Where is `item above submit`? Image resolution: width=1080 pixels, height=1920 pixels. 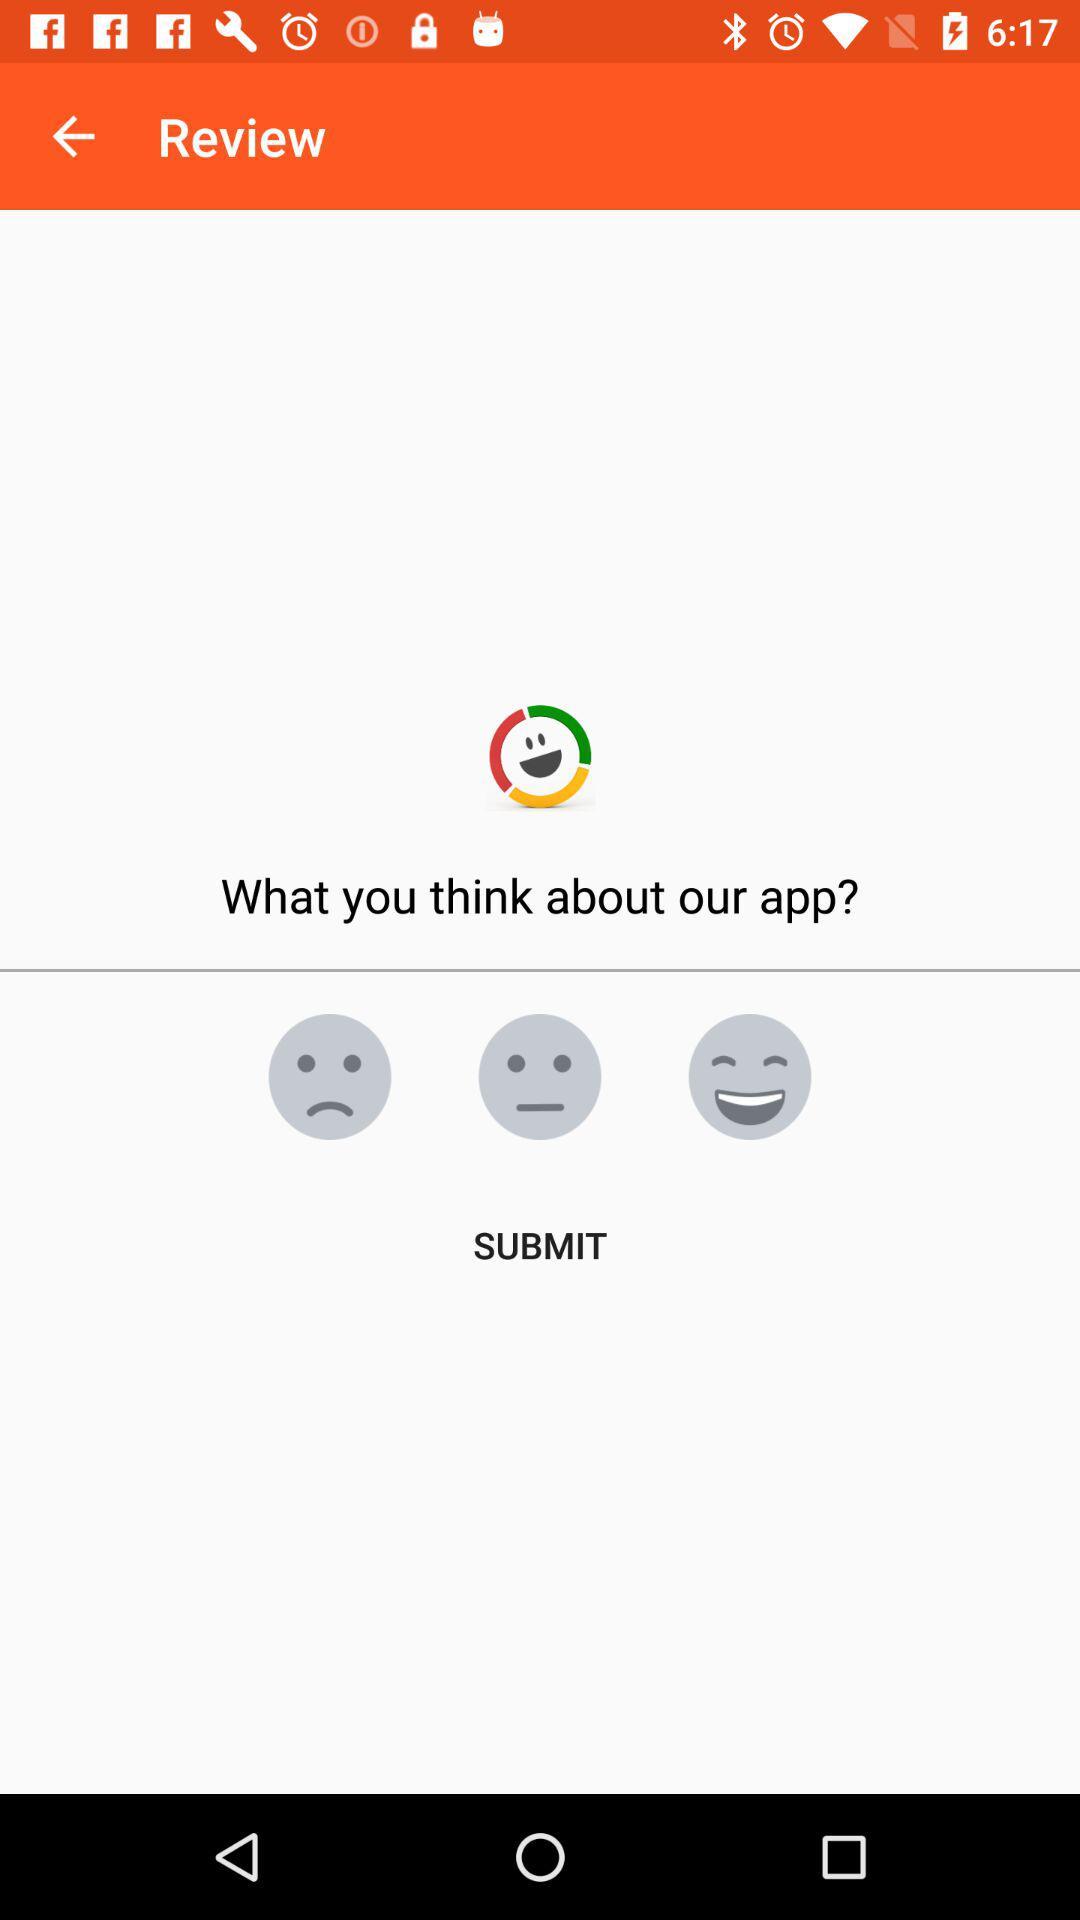
item above submit is located at coordinates (329, 1075).